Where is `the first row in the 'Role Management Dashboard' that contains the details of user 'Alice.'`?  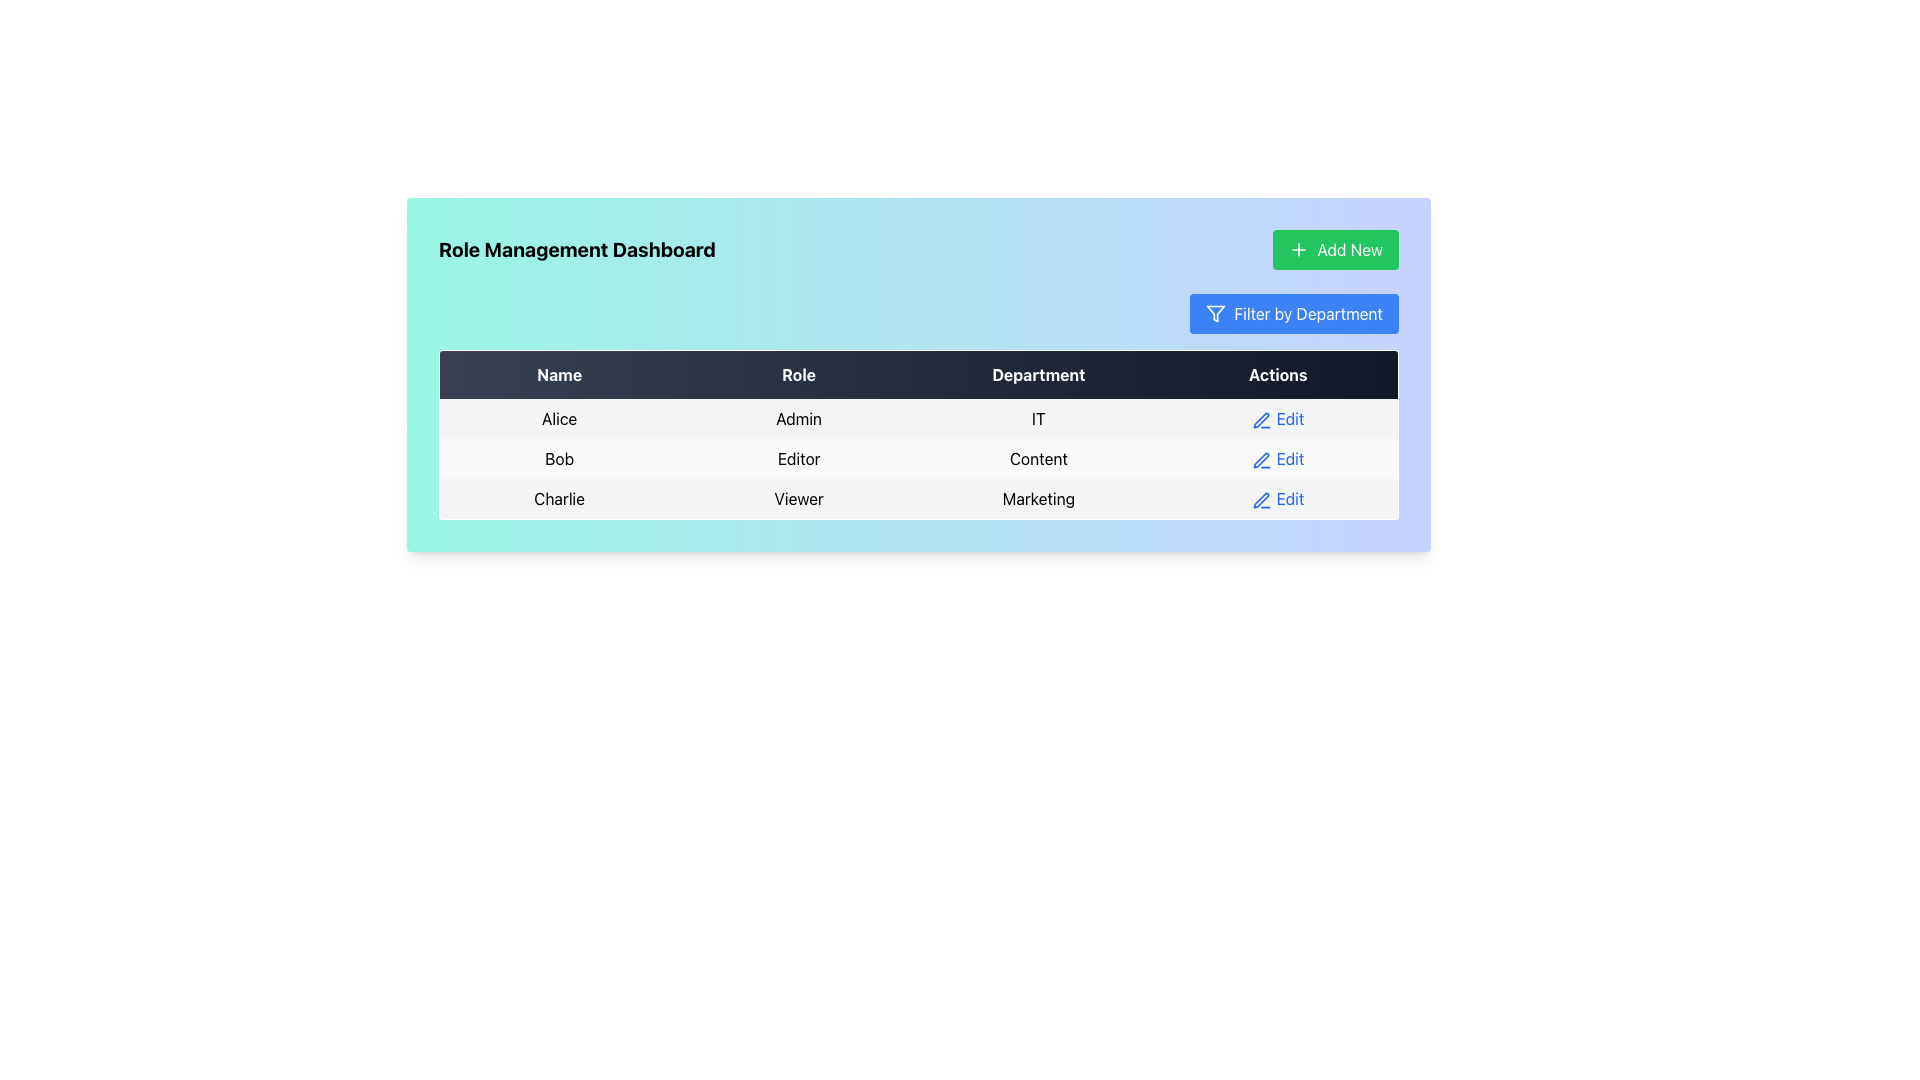 the first row in the 'Role Management Dashboard' that contains the details of user 'Alice.' is located at coordinates (917, 418).